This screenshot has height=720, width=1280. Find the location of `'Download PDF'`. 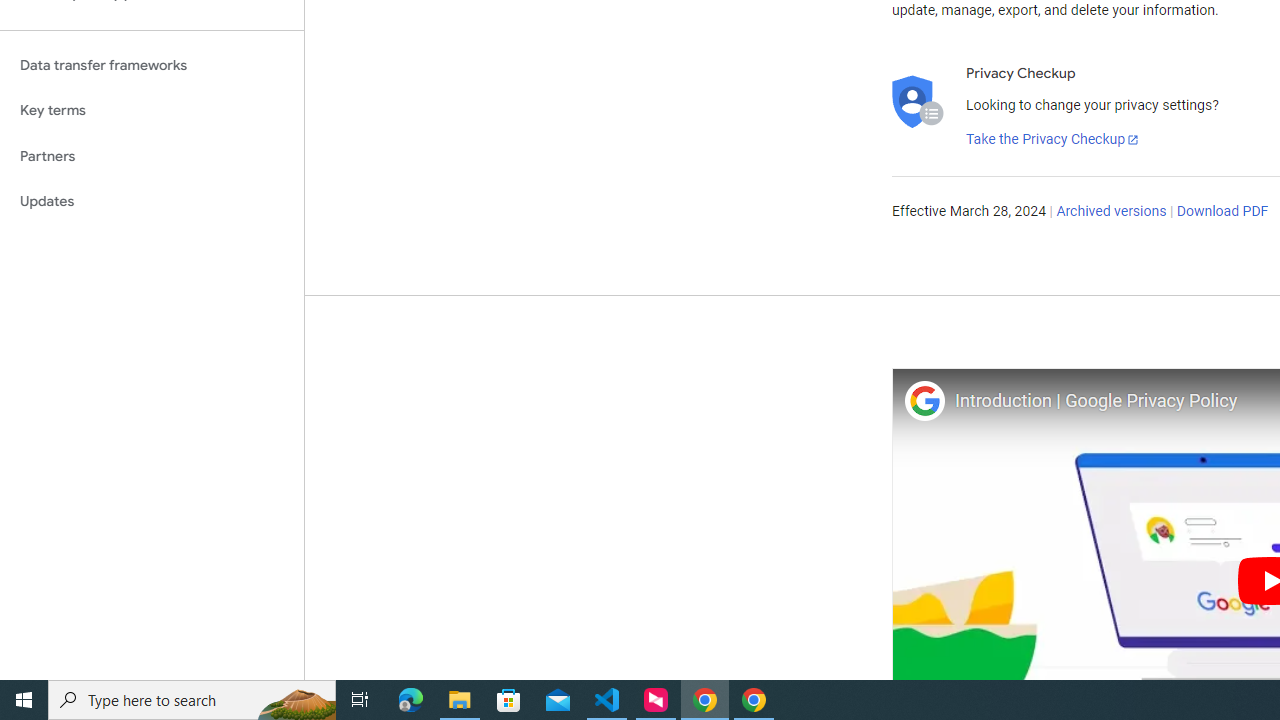

'Download PDF' is located at coordinates (1221, 212).